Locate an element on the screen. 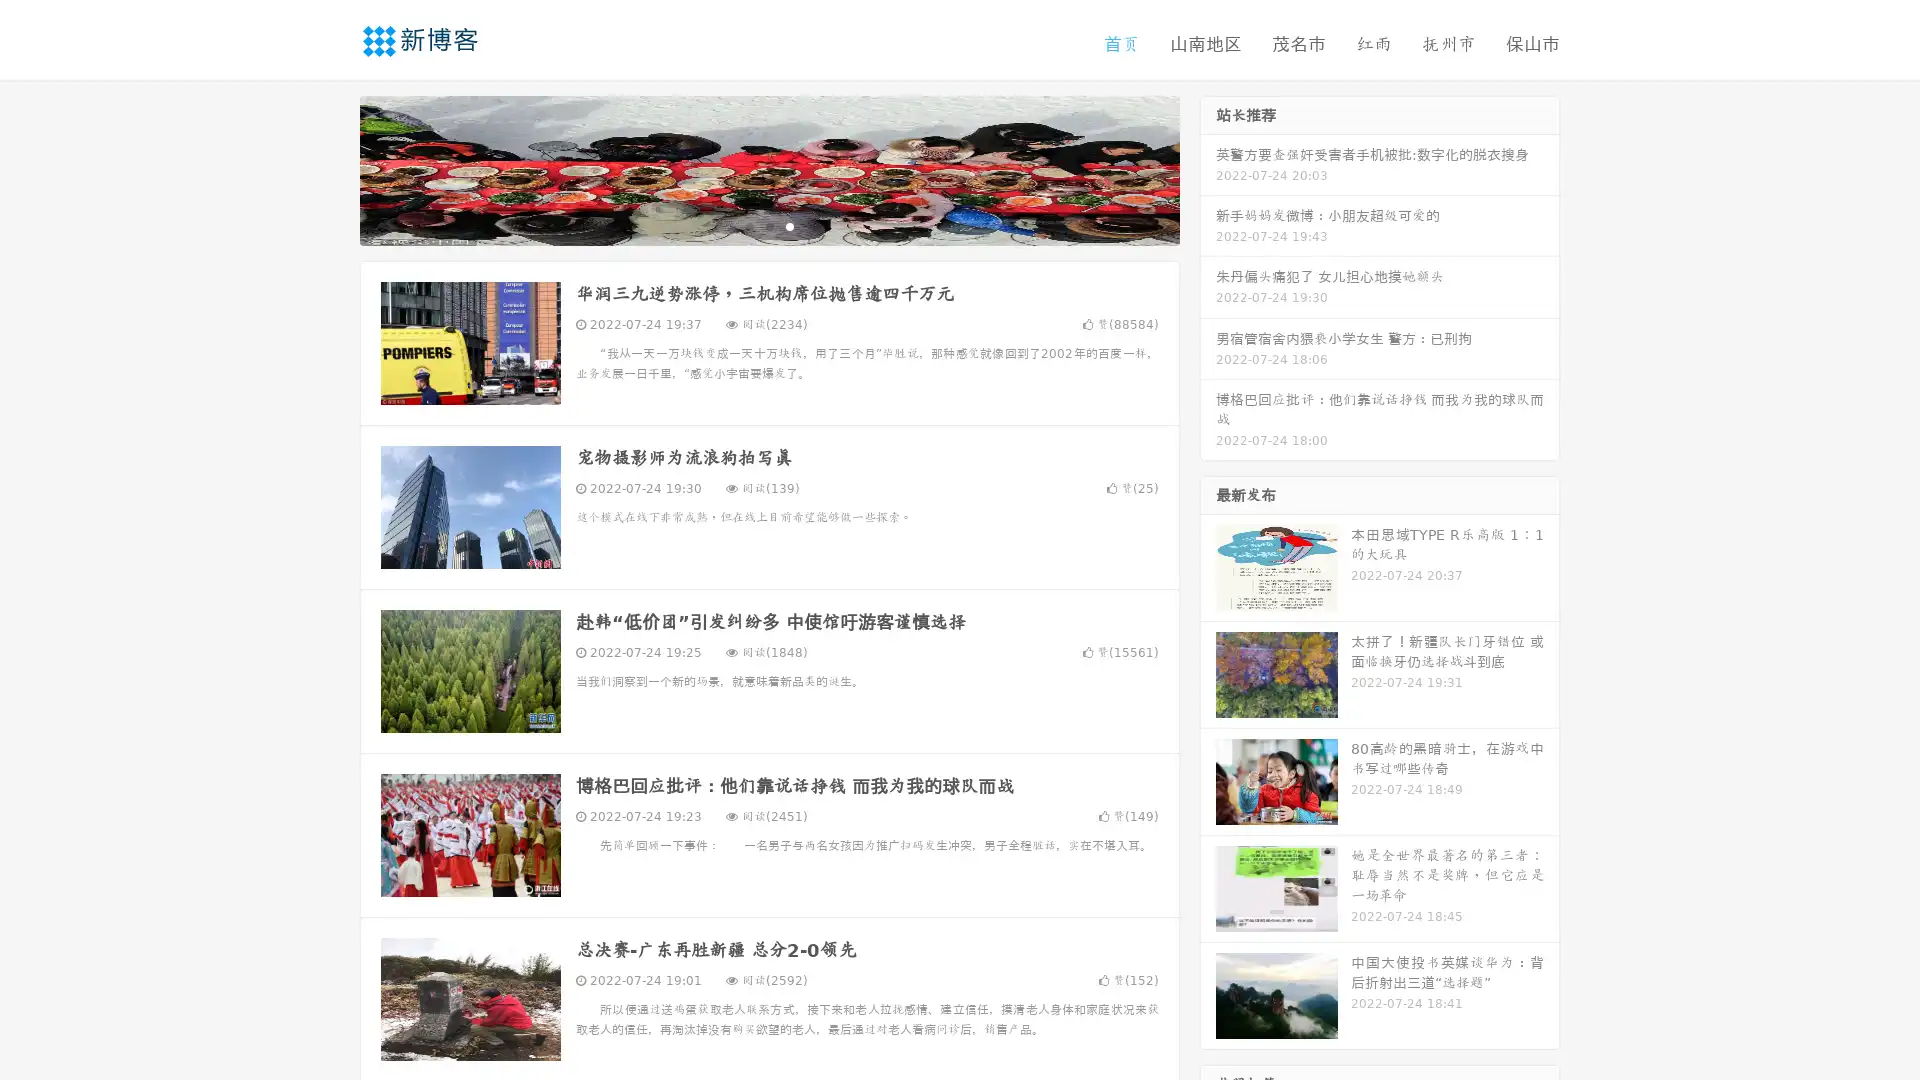  Go to slide 1 is located at coordinates (748, 225).